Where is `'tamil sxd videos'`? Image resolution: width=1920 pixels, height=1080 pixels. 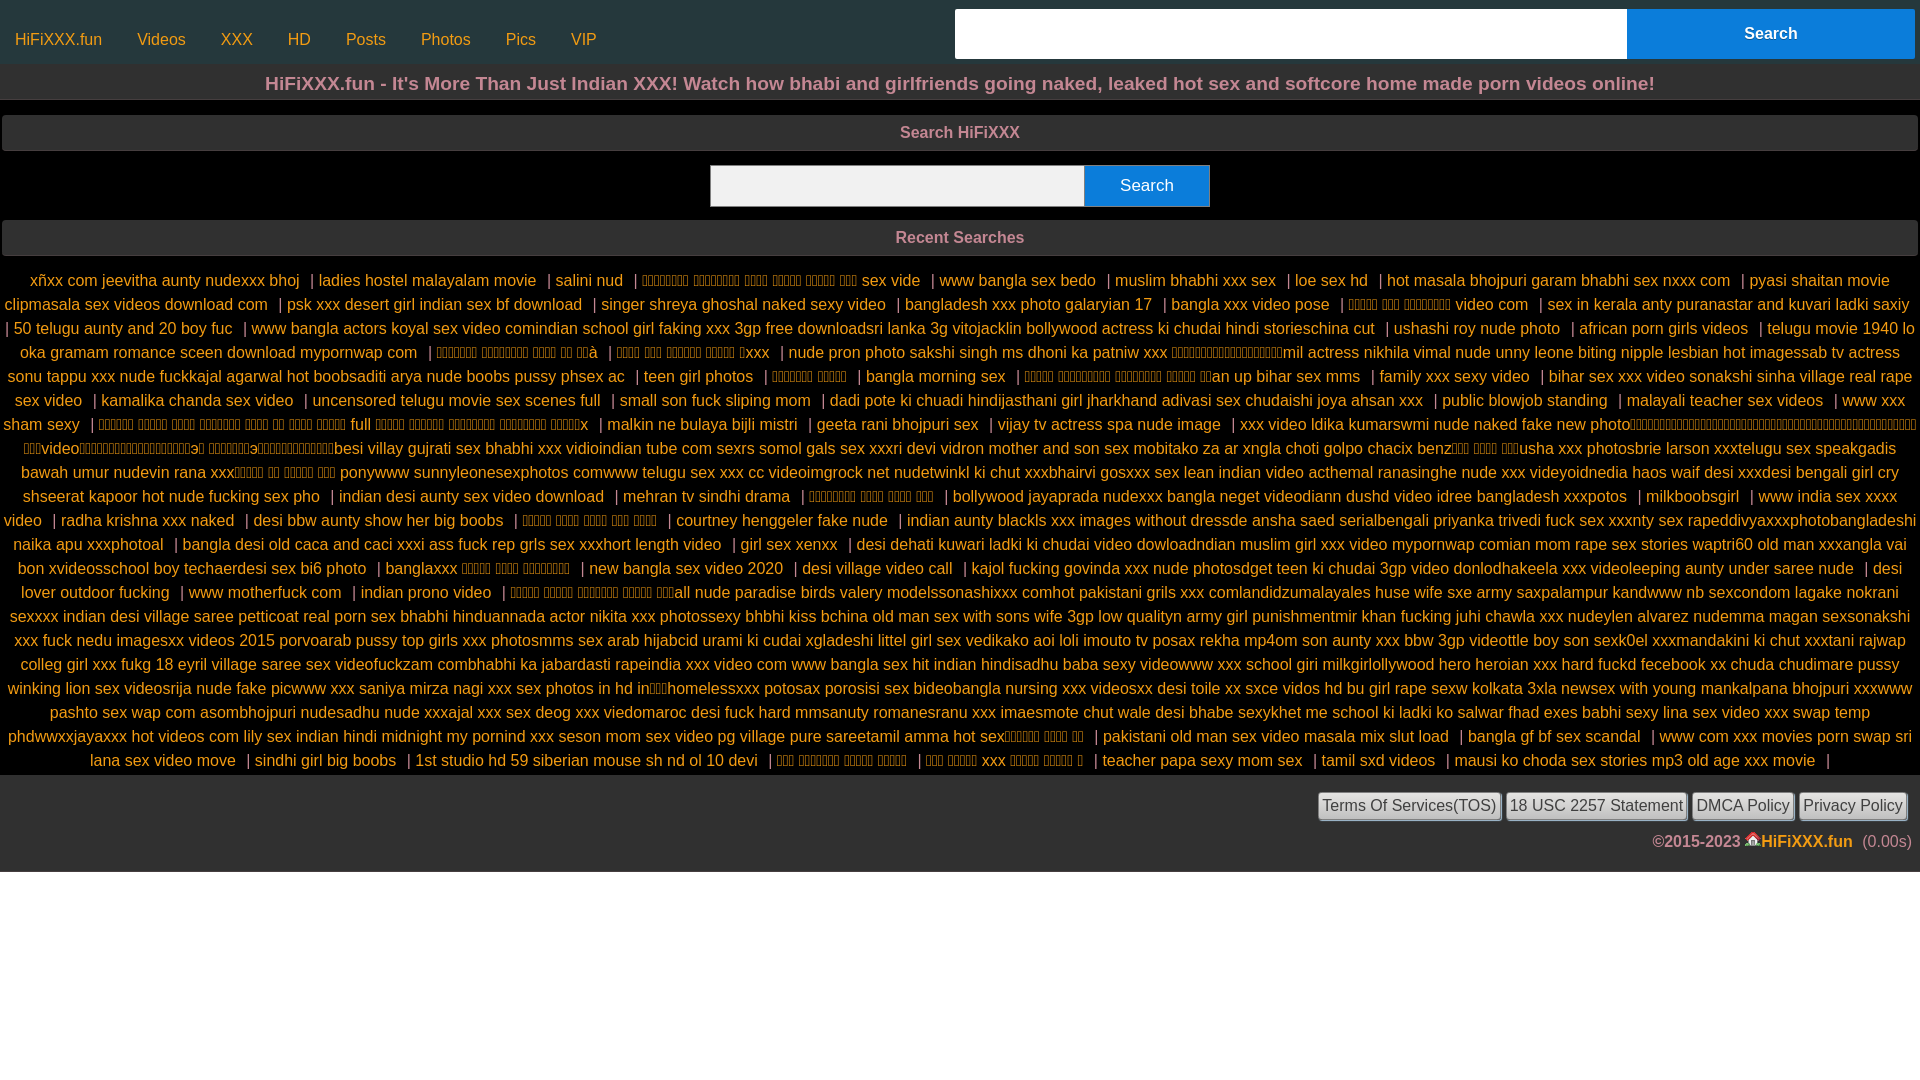 'tamil sxd videos' is located at coordinates (1377, 760).